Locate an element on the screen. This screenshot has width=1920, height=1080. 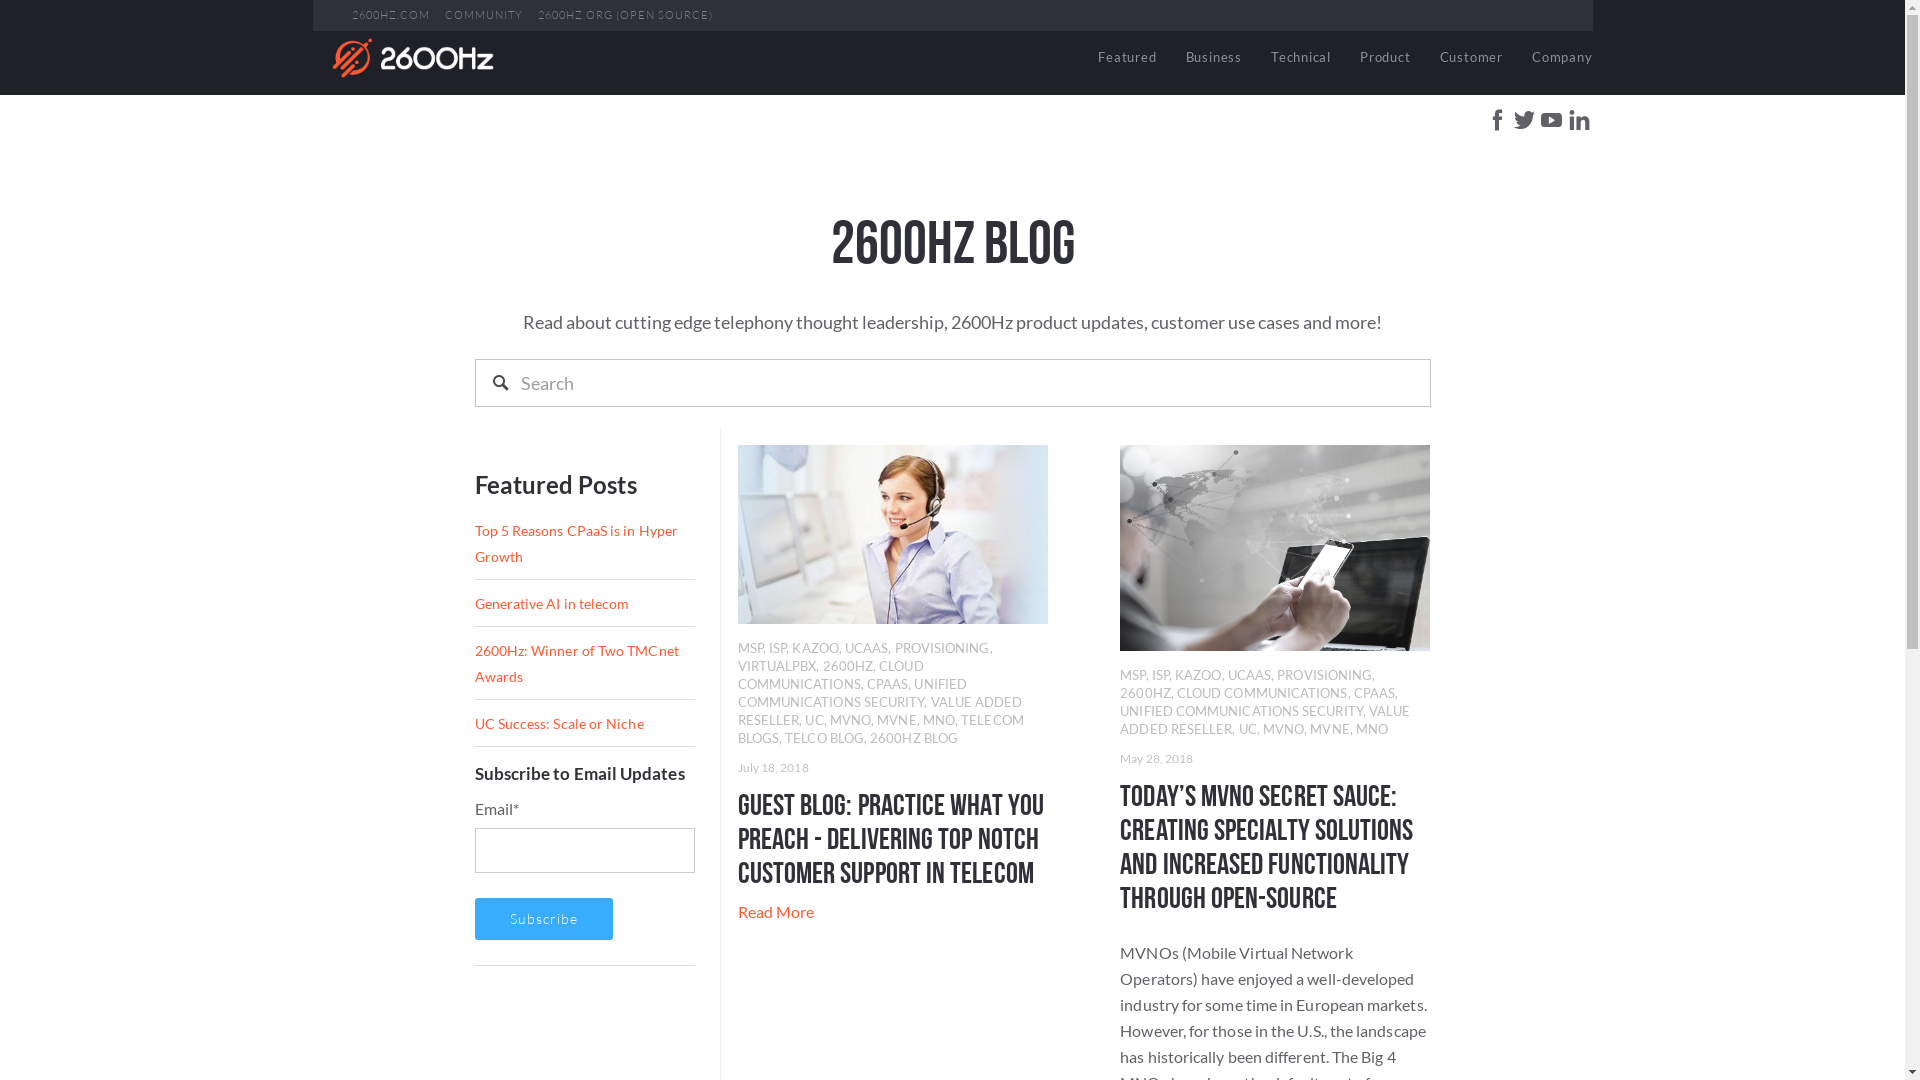
'MNO' is located at coordinates (938, 720).